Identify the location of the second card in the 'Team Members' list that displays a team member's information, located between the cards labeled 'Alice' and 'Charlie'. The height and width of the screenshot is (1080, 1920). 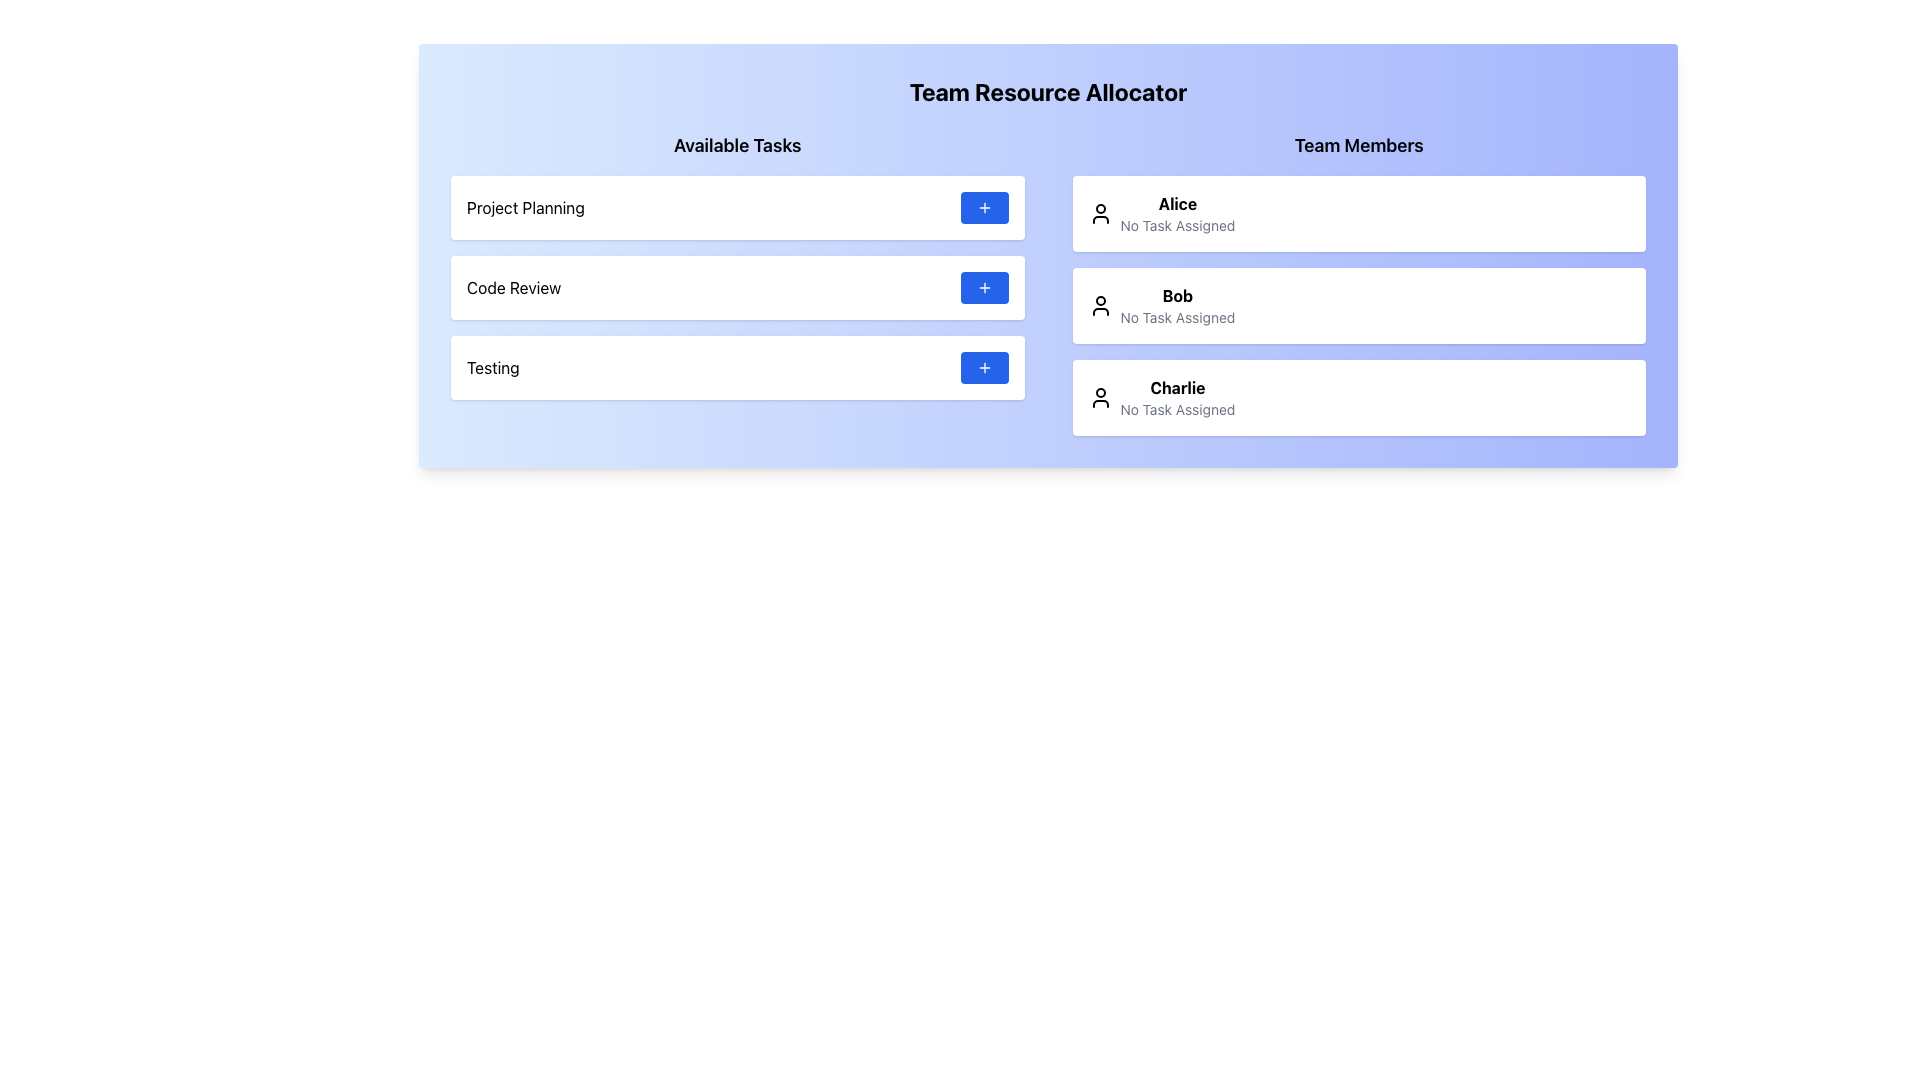
(1359, 305).